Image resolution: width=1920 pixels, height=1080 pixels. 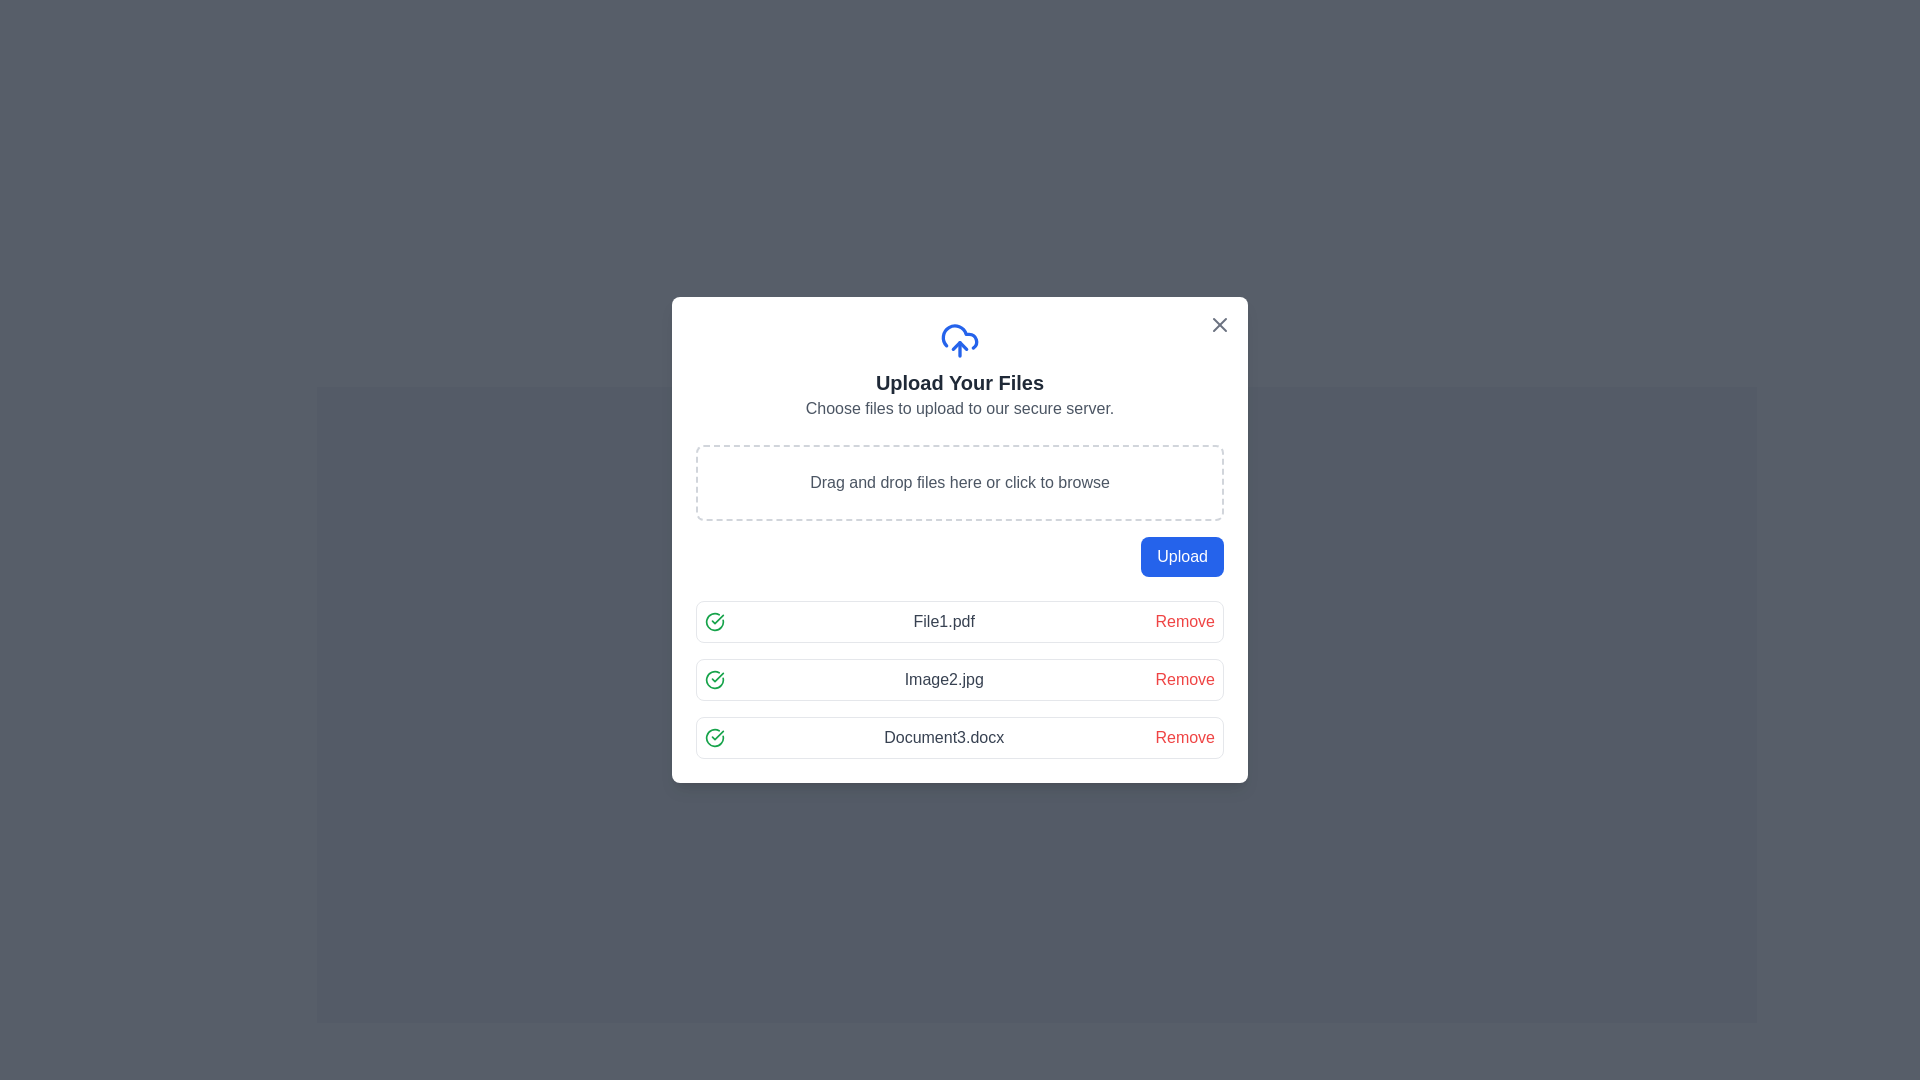 I want to click on the status icon indicating that 'File1.pdf' has been successfully processed, located in the first row of the file list section, so click(x=715, y=620).